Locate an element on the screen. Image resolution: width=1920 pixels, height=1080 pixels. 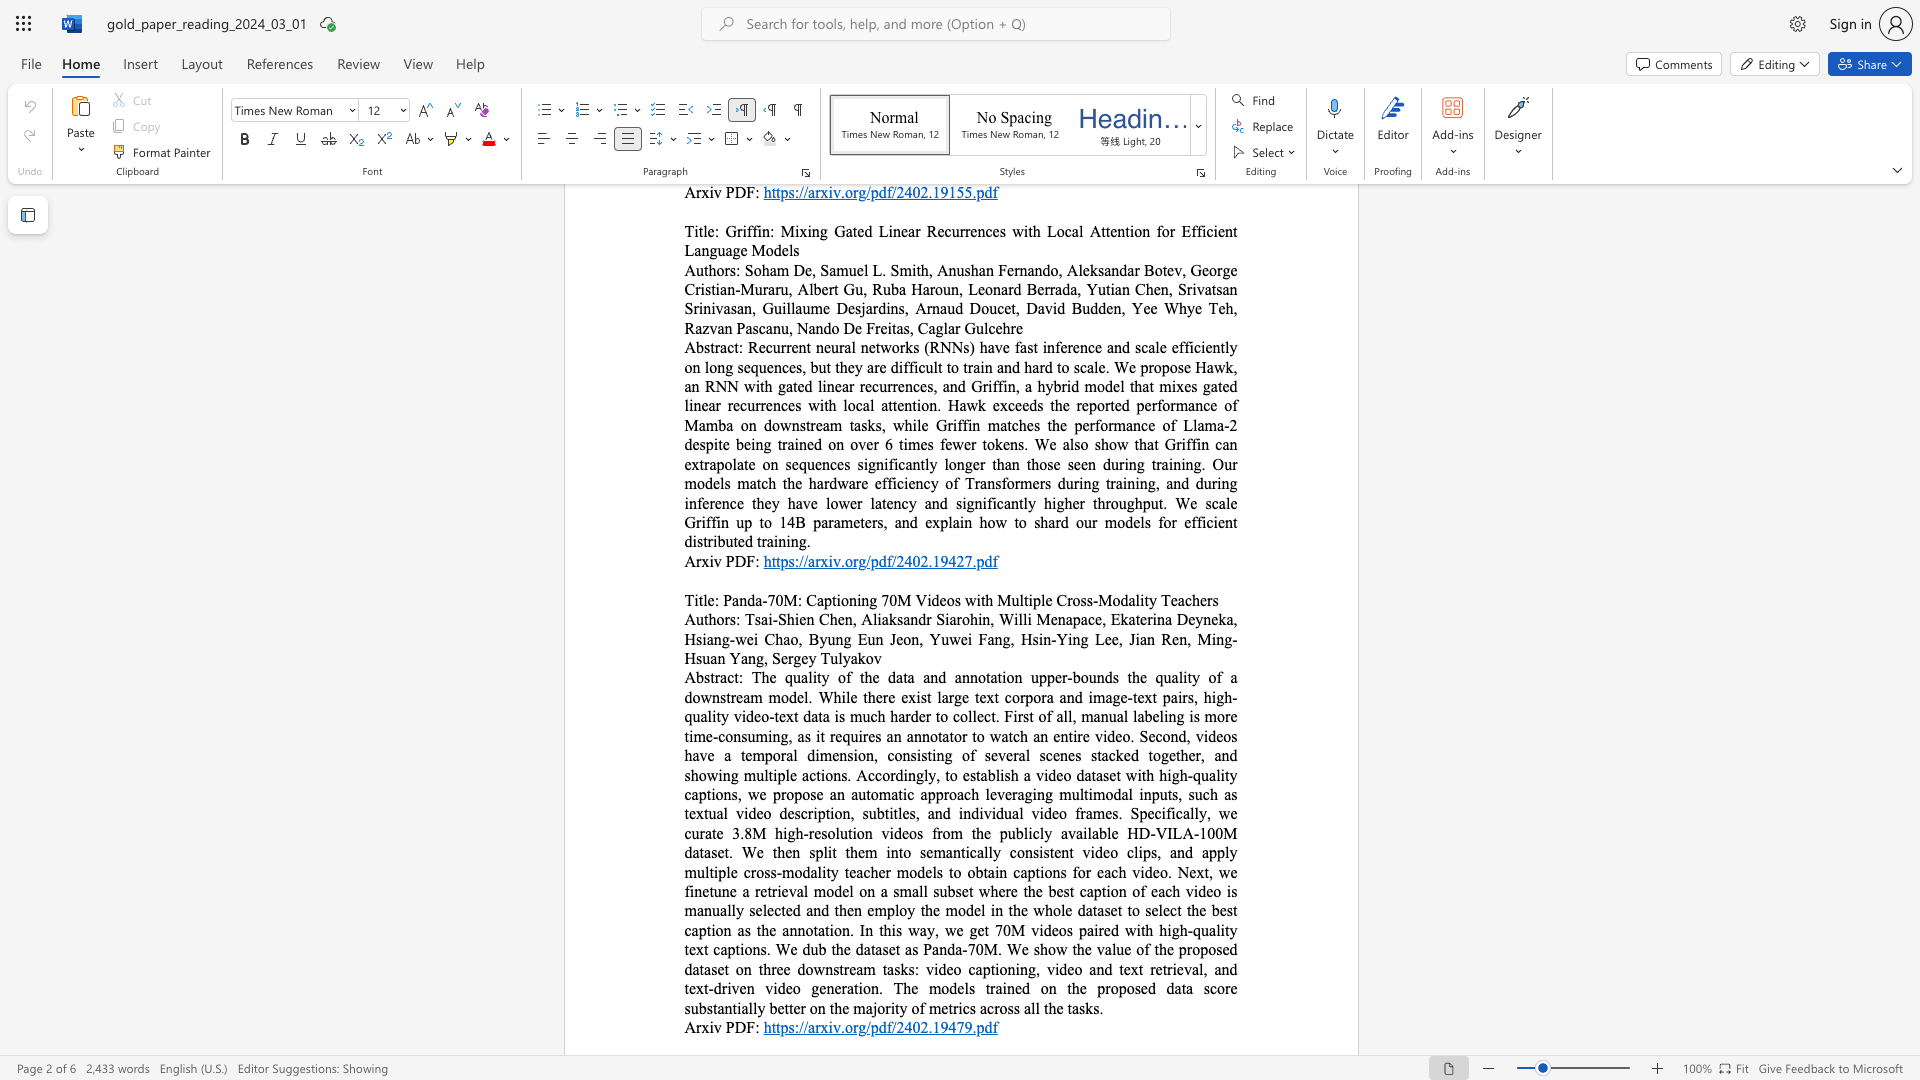
the subset text "ang, Hsin-Ying Lee, Jian Ren" within the text "Tsai-Shien Chen, Aliaksandr Siarohin, Willi Menapace, Ekaterina Deyneka, Hsiang-wei Chao, Byung Eun Jeon, Yuwei Fang, Hsin-Ying Lee, Jian Ren, Ming-Hsuan Yang, Sergey Tulyakov" is located at coordinates (987, 639).